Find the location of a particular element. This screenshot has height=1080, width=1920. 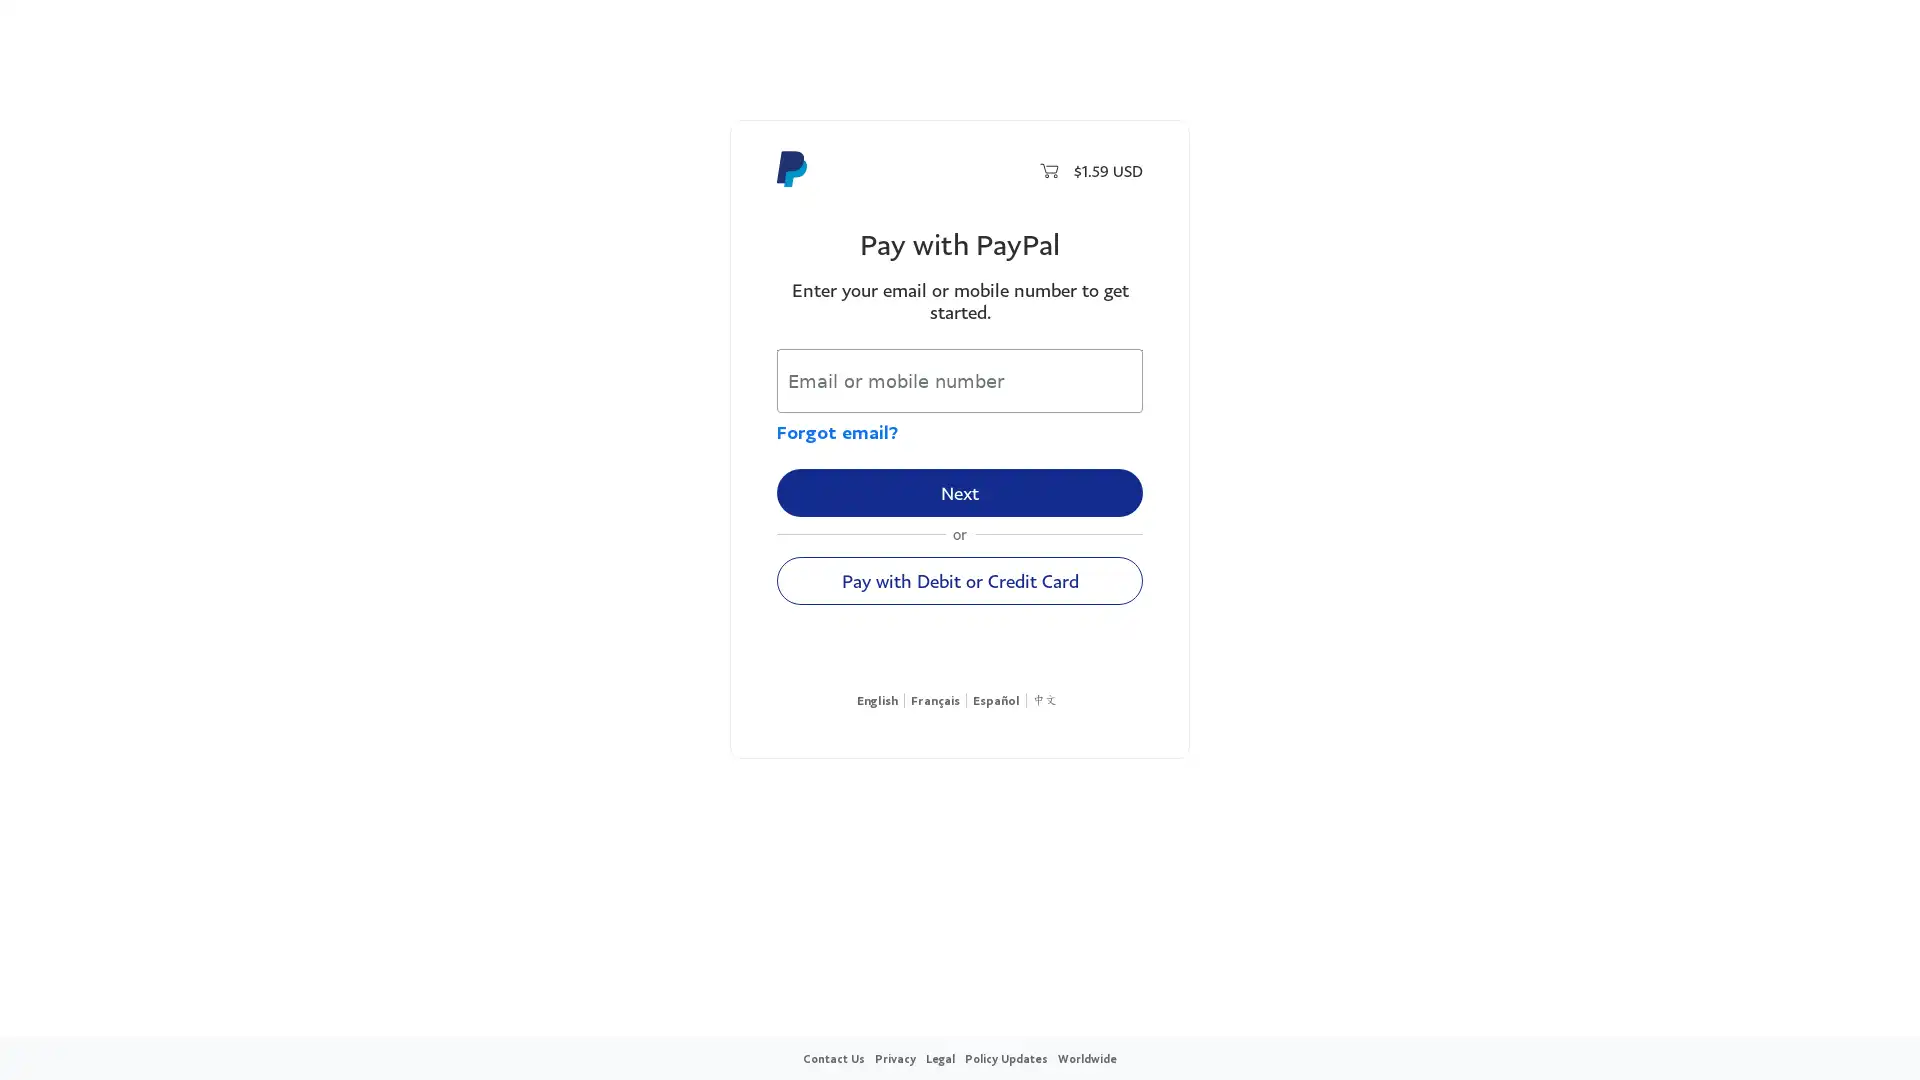

Next is located at coordinates (960, 493).